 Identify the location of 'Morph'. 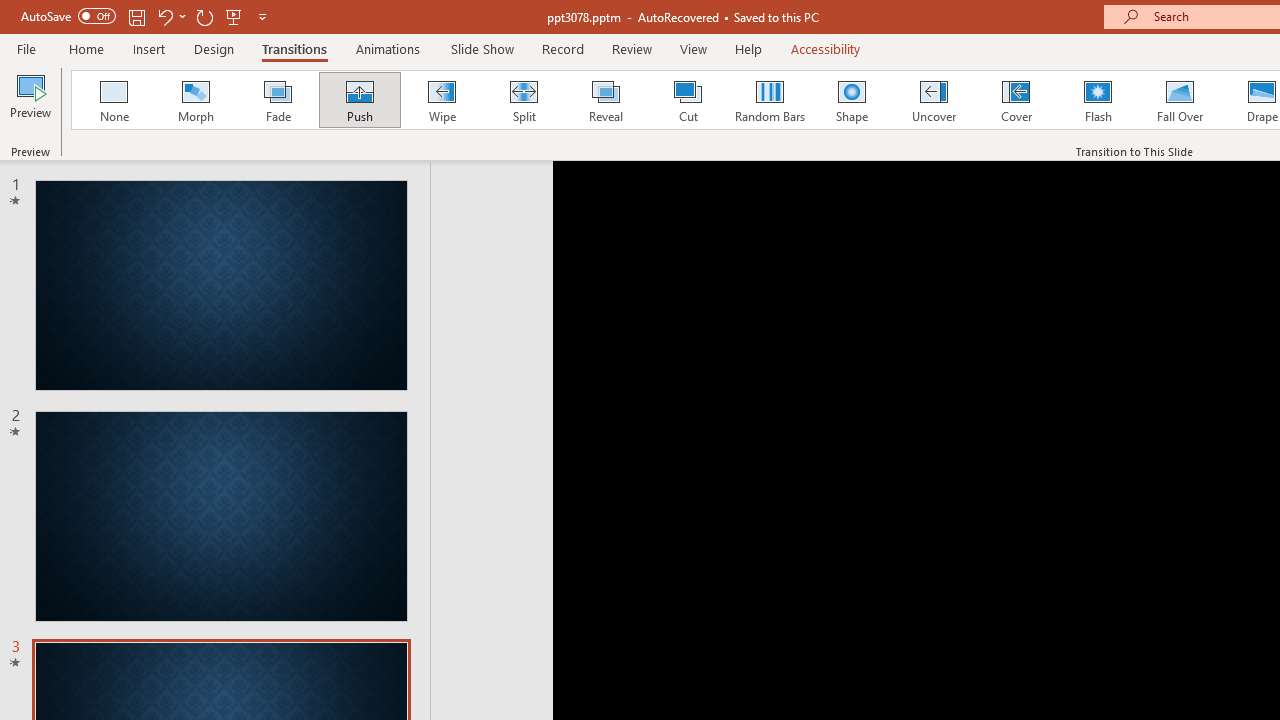
(195, 100).